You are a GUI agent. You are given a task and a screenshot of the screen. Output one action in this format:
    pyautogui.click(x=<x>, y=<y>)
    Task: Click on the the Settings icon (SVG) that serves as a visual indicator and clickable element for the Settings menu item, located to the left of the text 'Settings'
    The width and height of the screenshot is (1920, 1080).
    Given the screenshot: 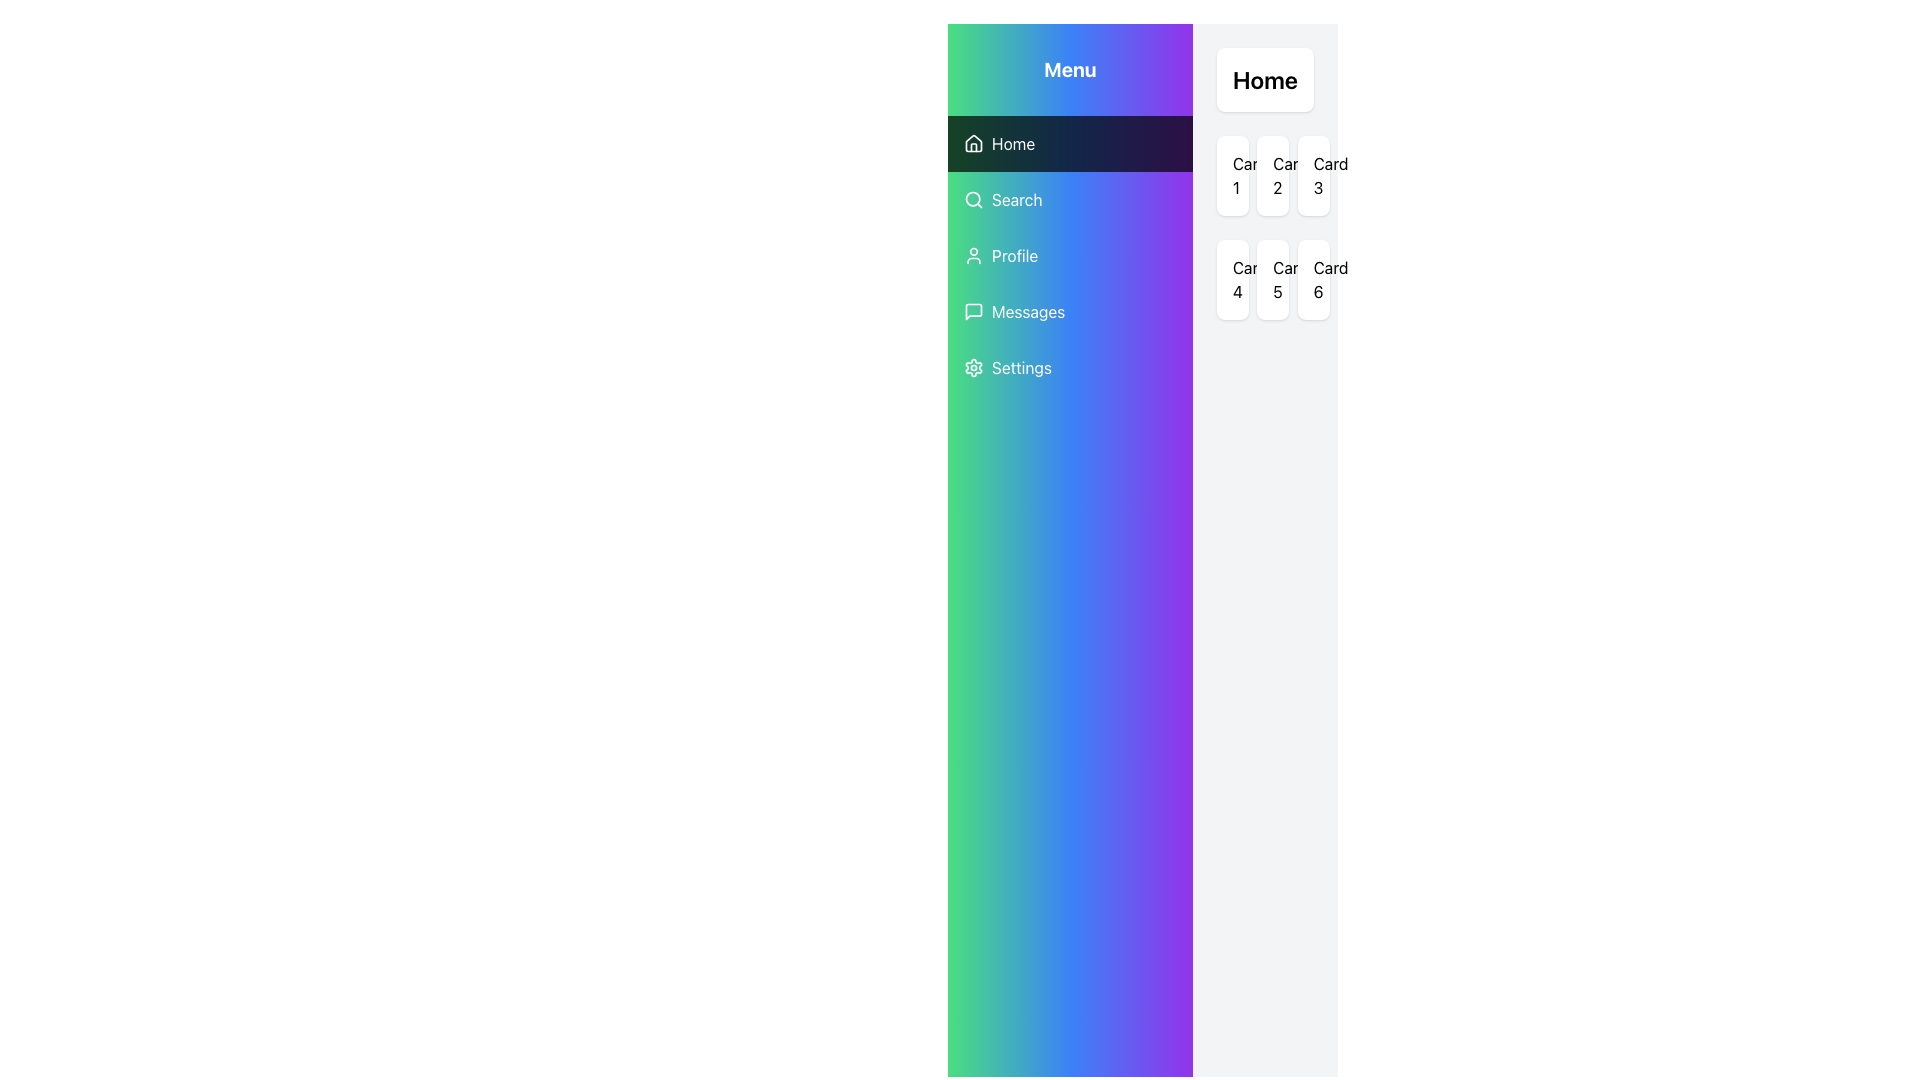 What is the action you would take?
    pyautogui.click(x=974, y=367)
    